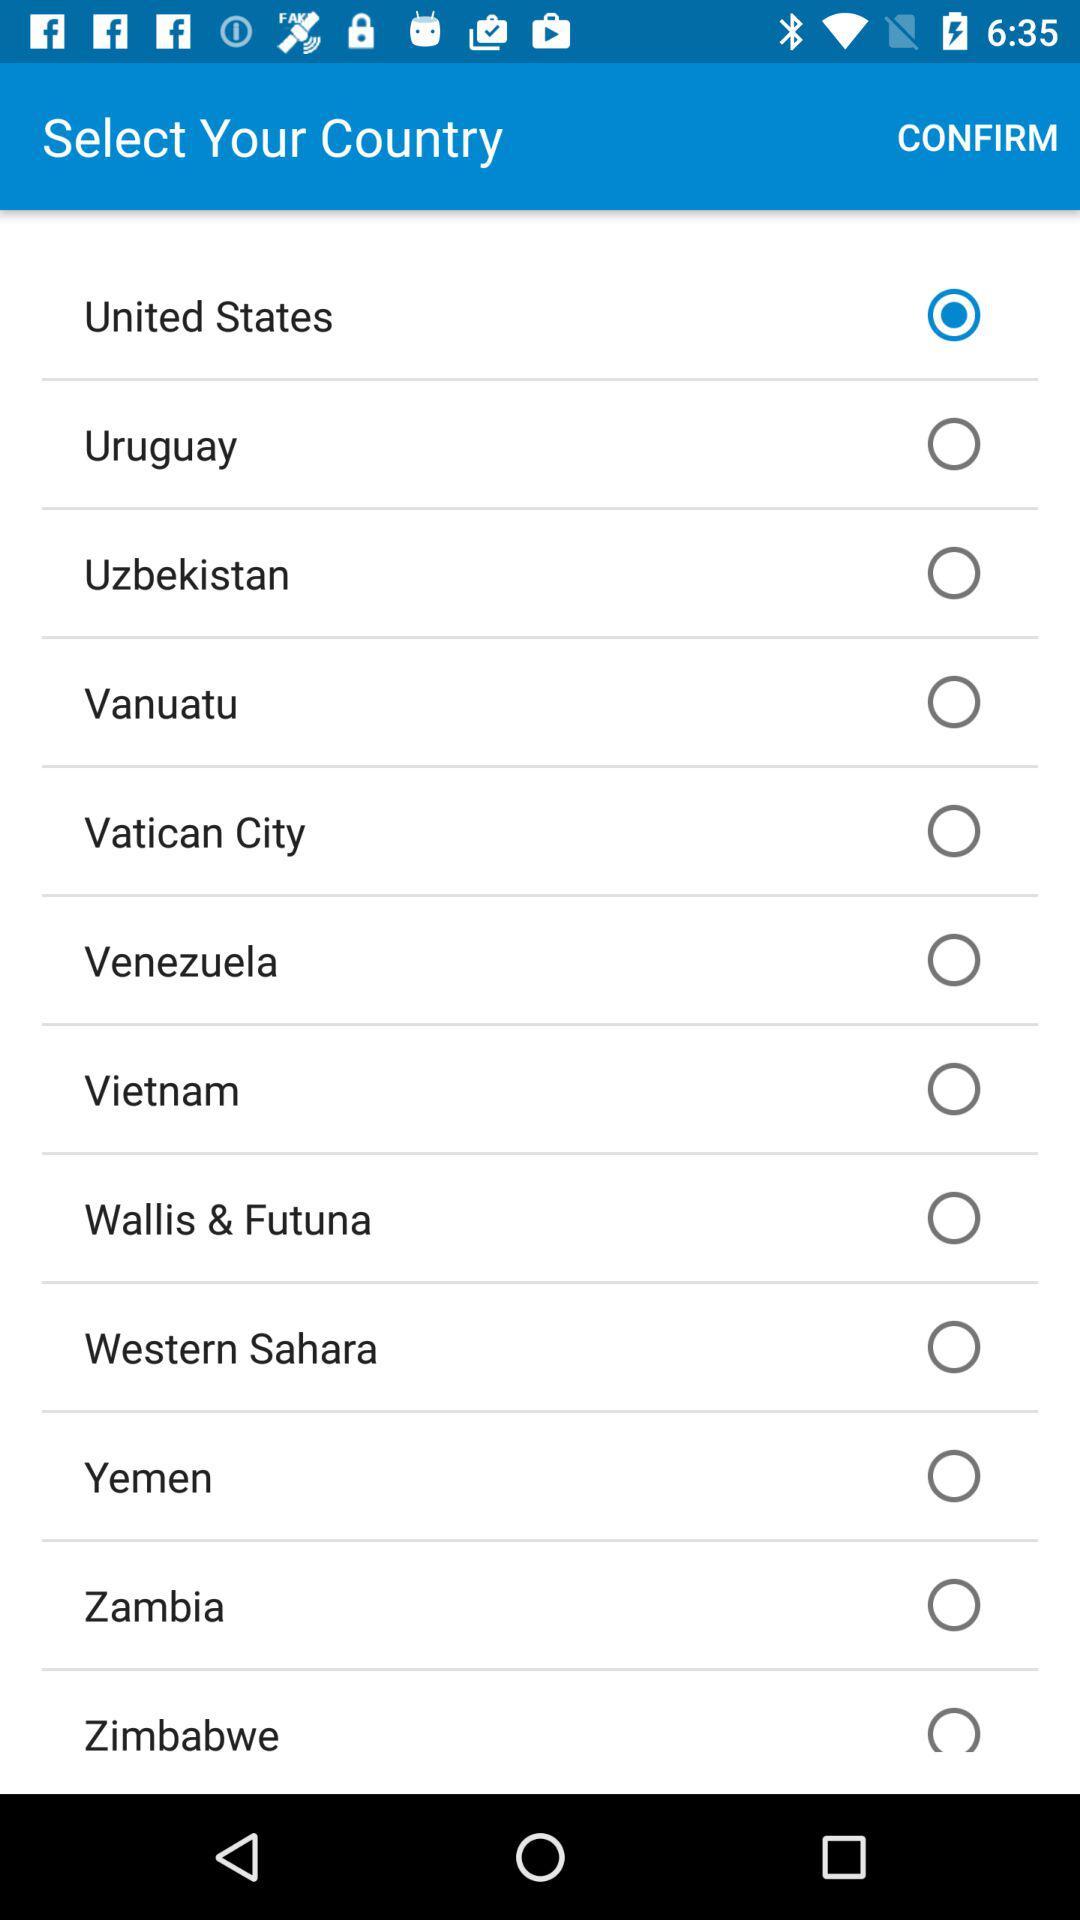  Describe the element at coordinates (540, 314) in the screenshot. I see `united states icon` at that location.